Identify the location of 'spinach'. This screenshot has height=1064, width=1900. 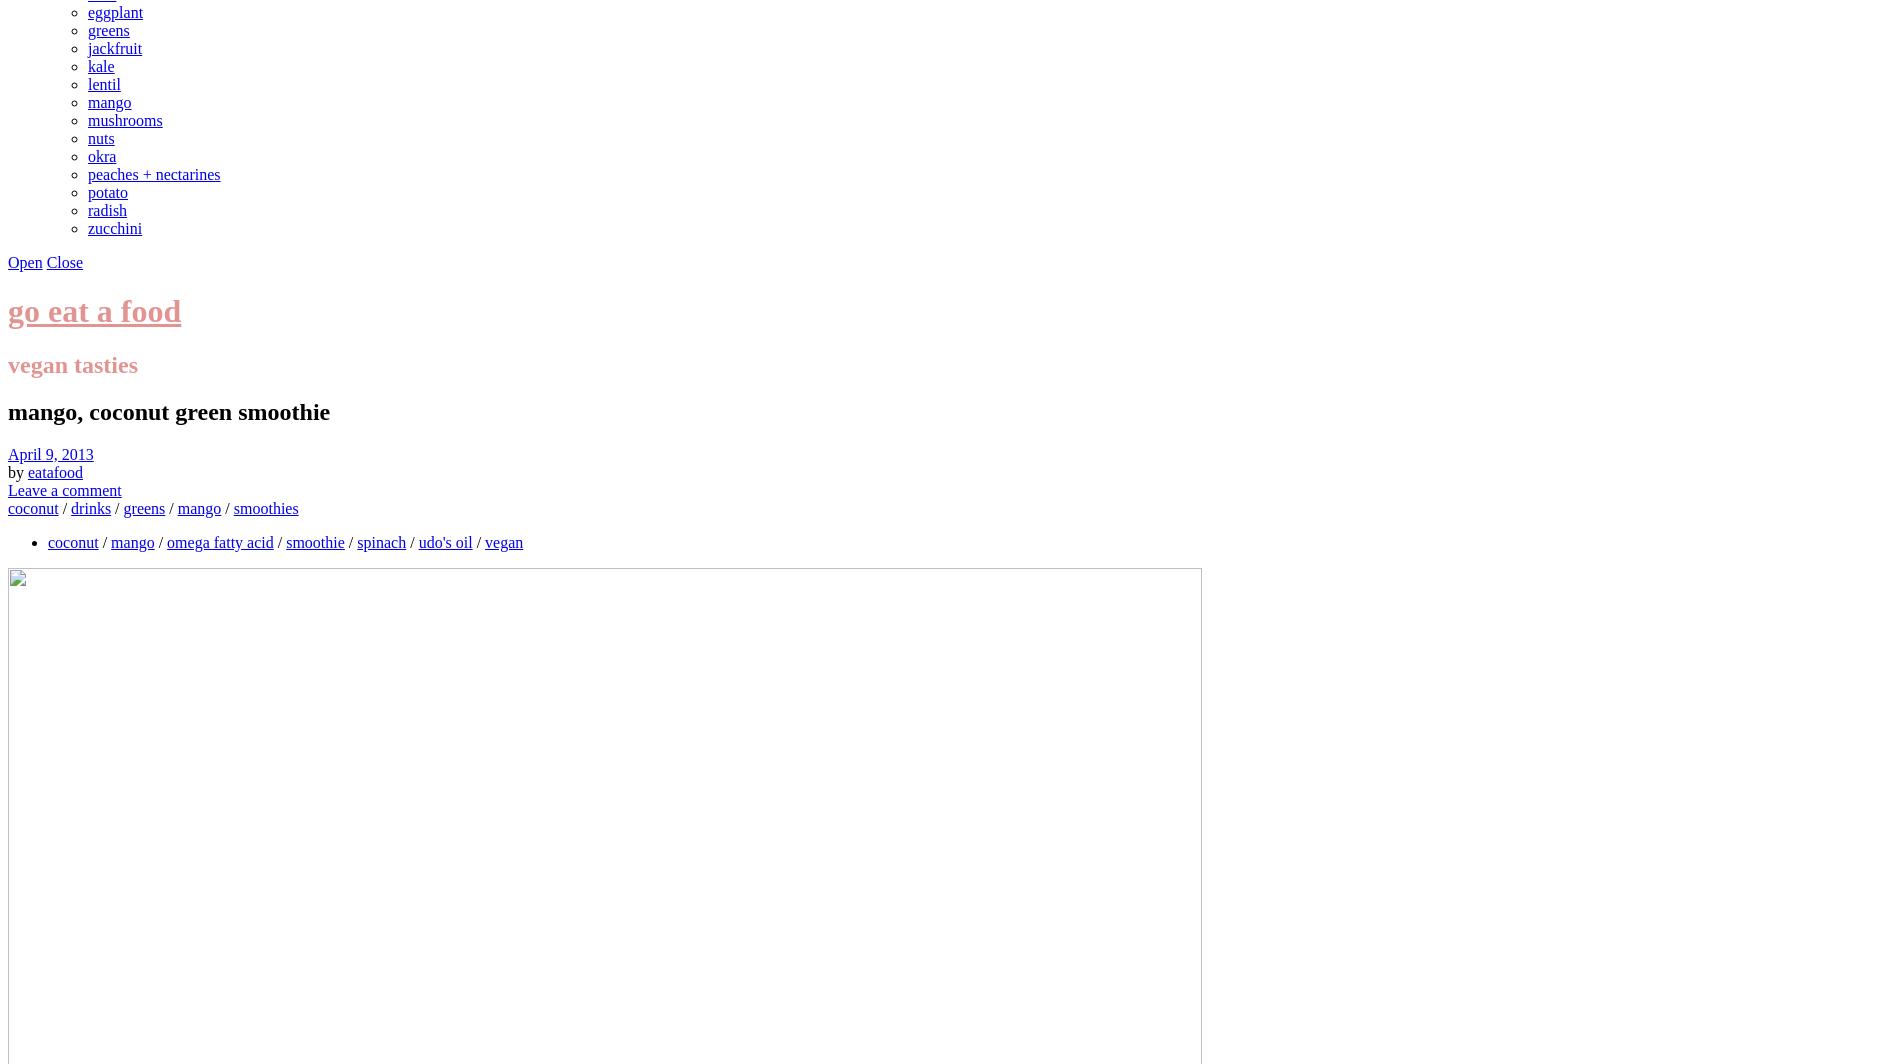
(380, 541).